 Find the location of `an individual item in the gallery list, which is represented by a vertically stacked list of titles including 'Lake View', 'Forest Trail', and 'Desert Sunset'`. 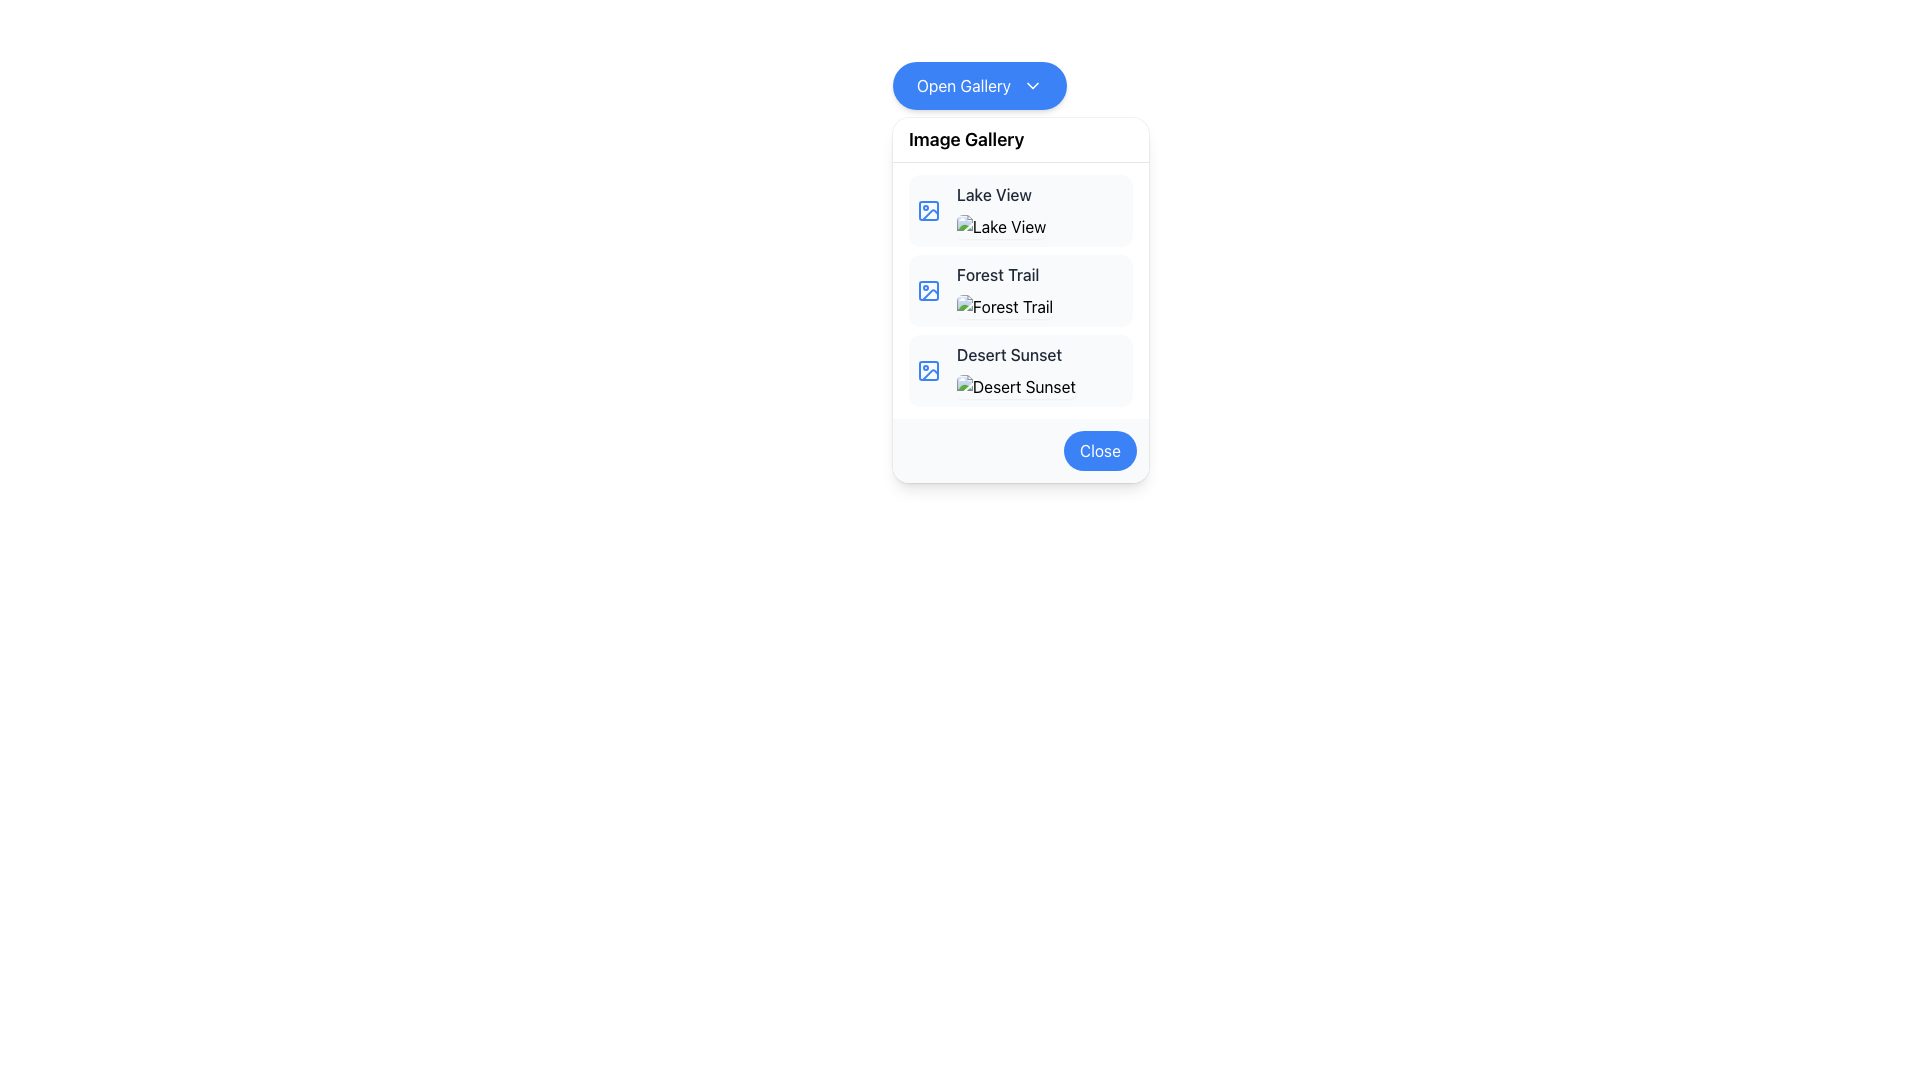

an individual item in the gallery list, which is represented by a vertically stacked list of titles including 'Lake View', 'Forest Trail', and 'Desert Sunset' is located at coordinates (1020, 290).